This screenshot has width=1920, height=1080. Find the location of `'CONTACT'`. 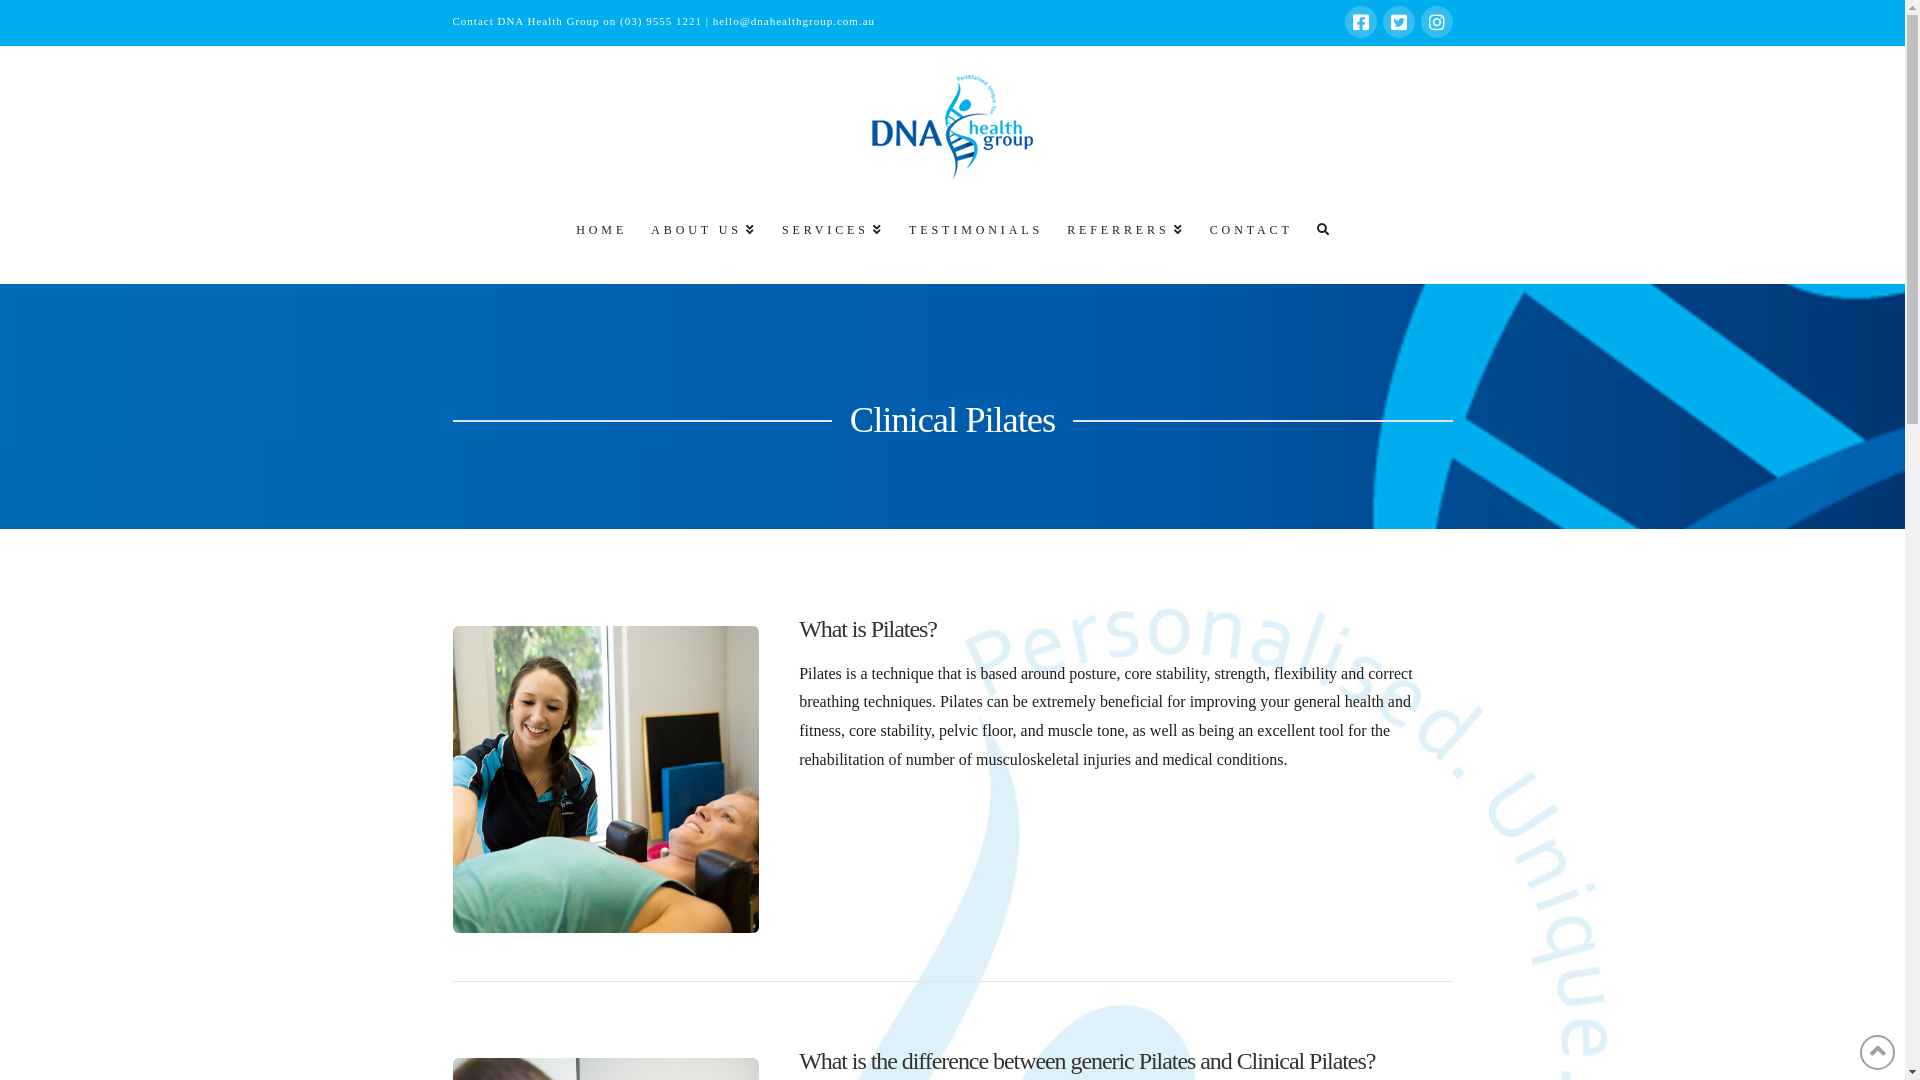

'CONTACT' is located at coordinates (1248, 238).